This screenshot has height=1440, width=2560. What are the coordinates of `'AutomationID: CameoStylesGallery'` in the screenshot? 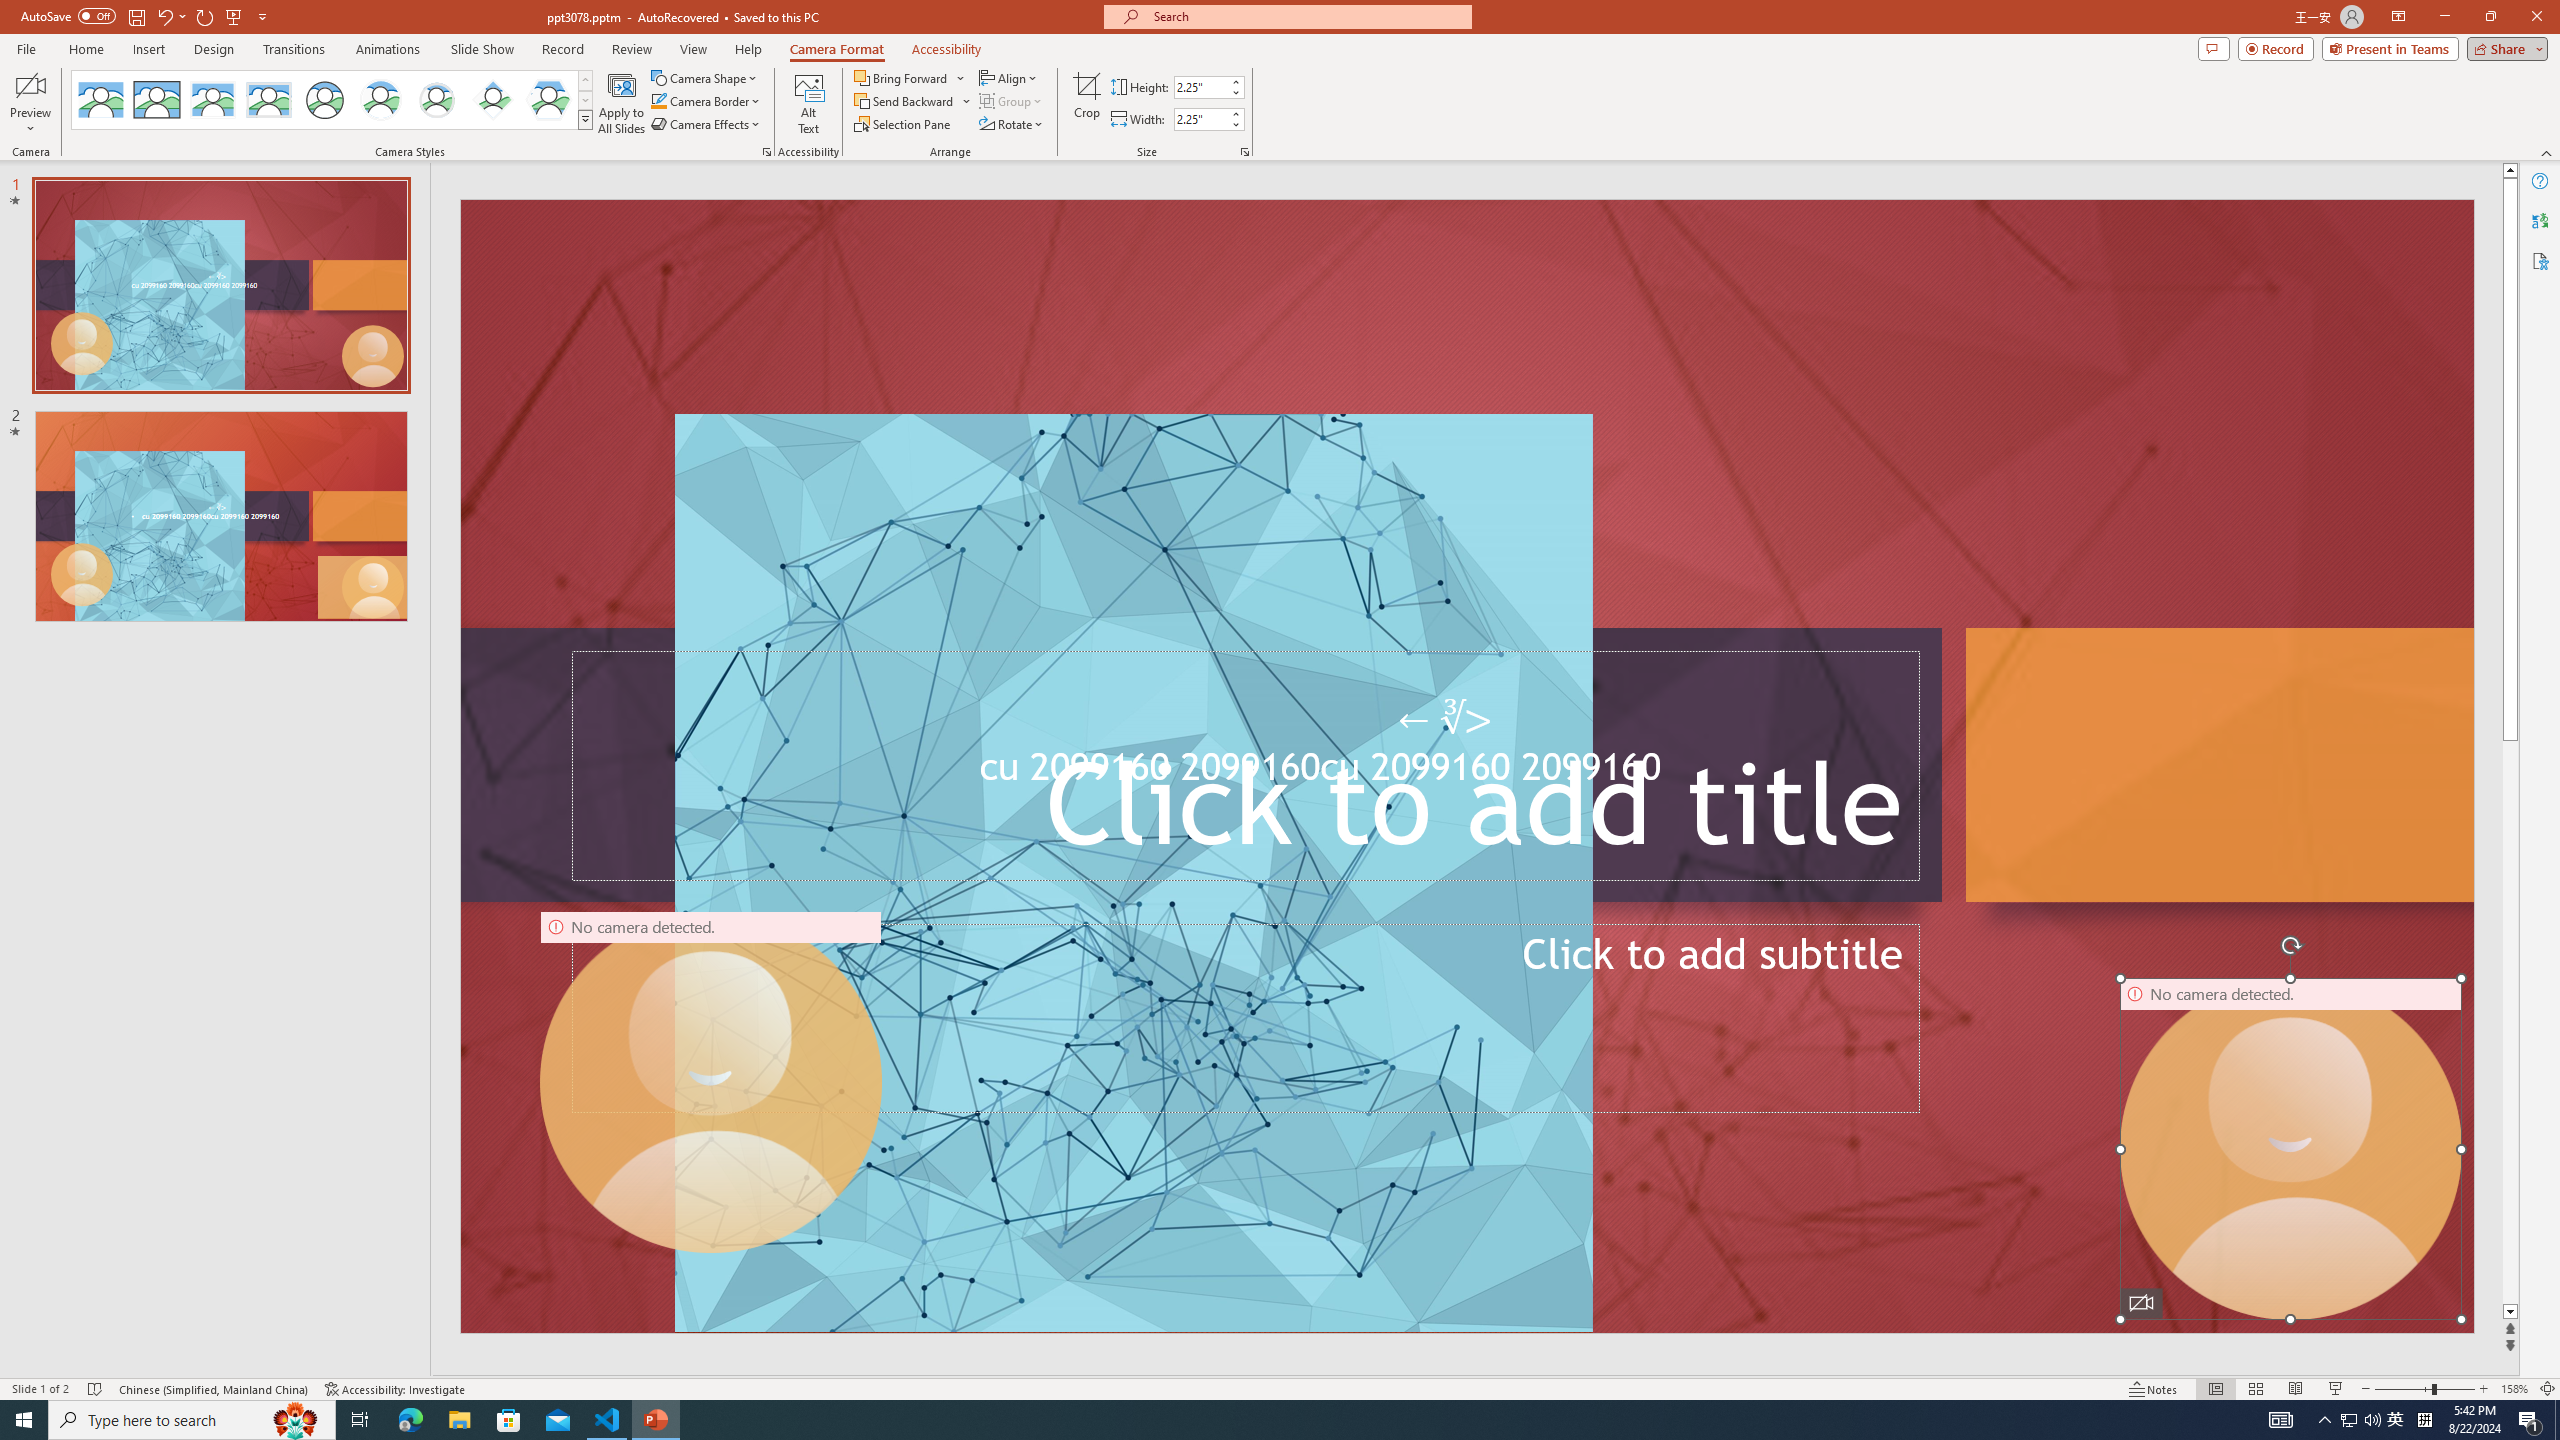 It's located at (331, 99).